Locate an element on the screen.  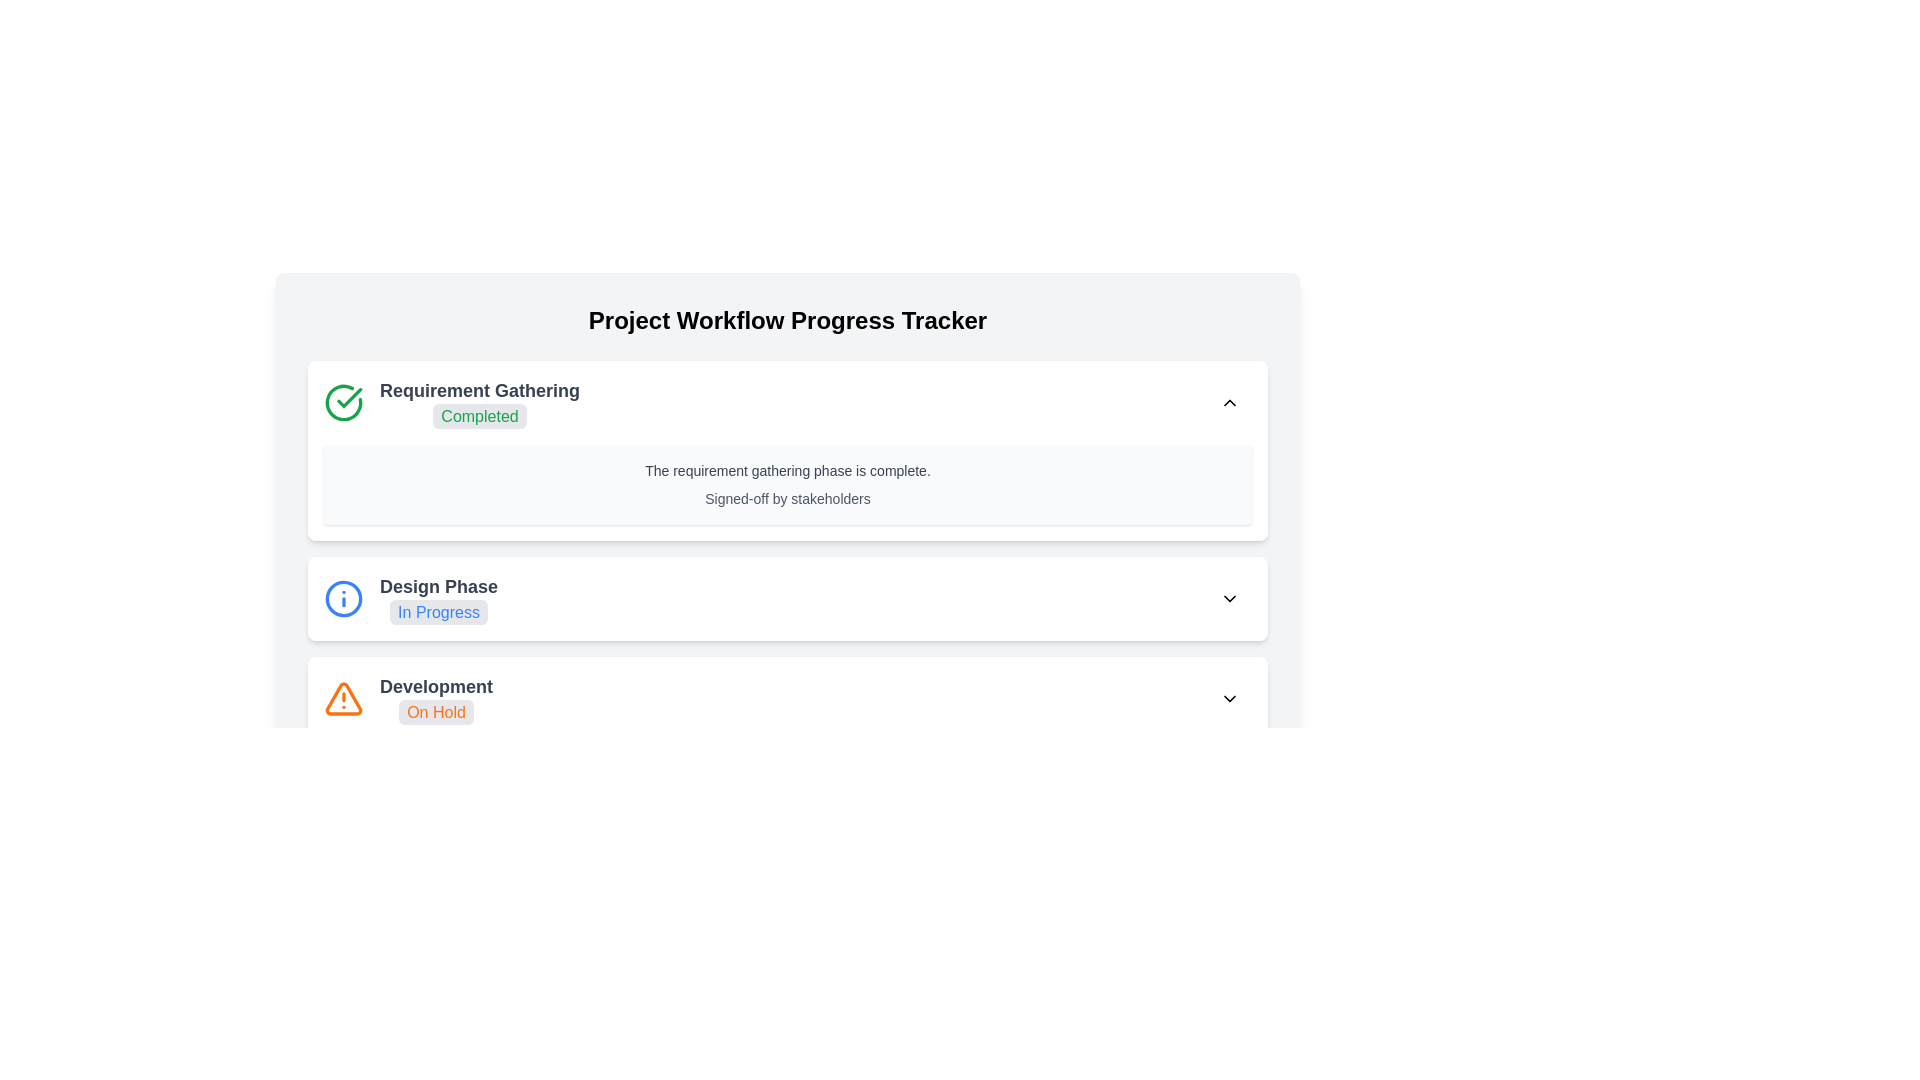
information displayed on the 'Design Phase' text label pair, which includes the bold text 'Design Phase' and the smaller blue text 'In Progress' inside a gray bubble is located at coordinates (438, 597).